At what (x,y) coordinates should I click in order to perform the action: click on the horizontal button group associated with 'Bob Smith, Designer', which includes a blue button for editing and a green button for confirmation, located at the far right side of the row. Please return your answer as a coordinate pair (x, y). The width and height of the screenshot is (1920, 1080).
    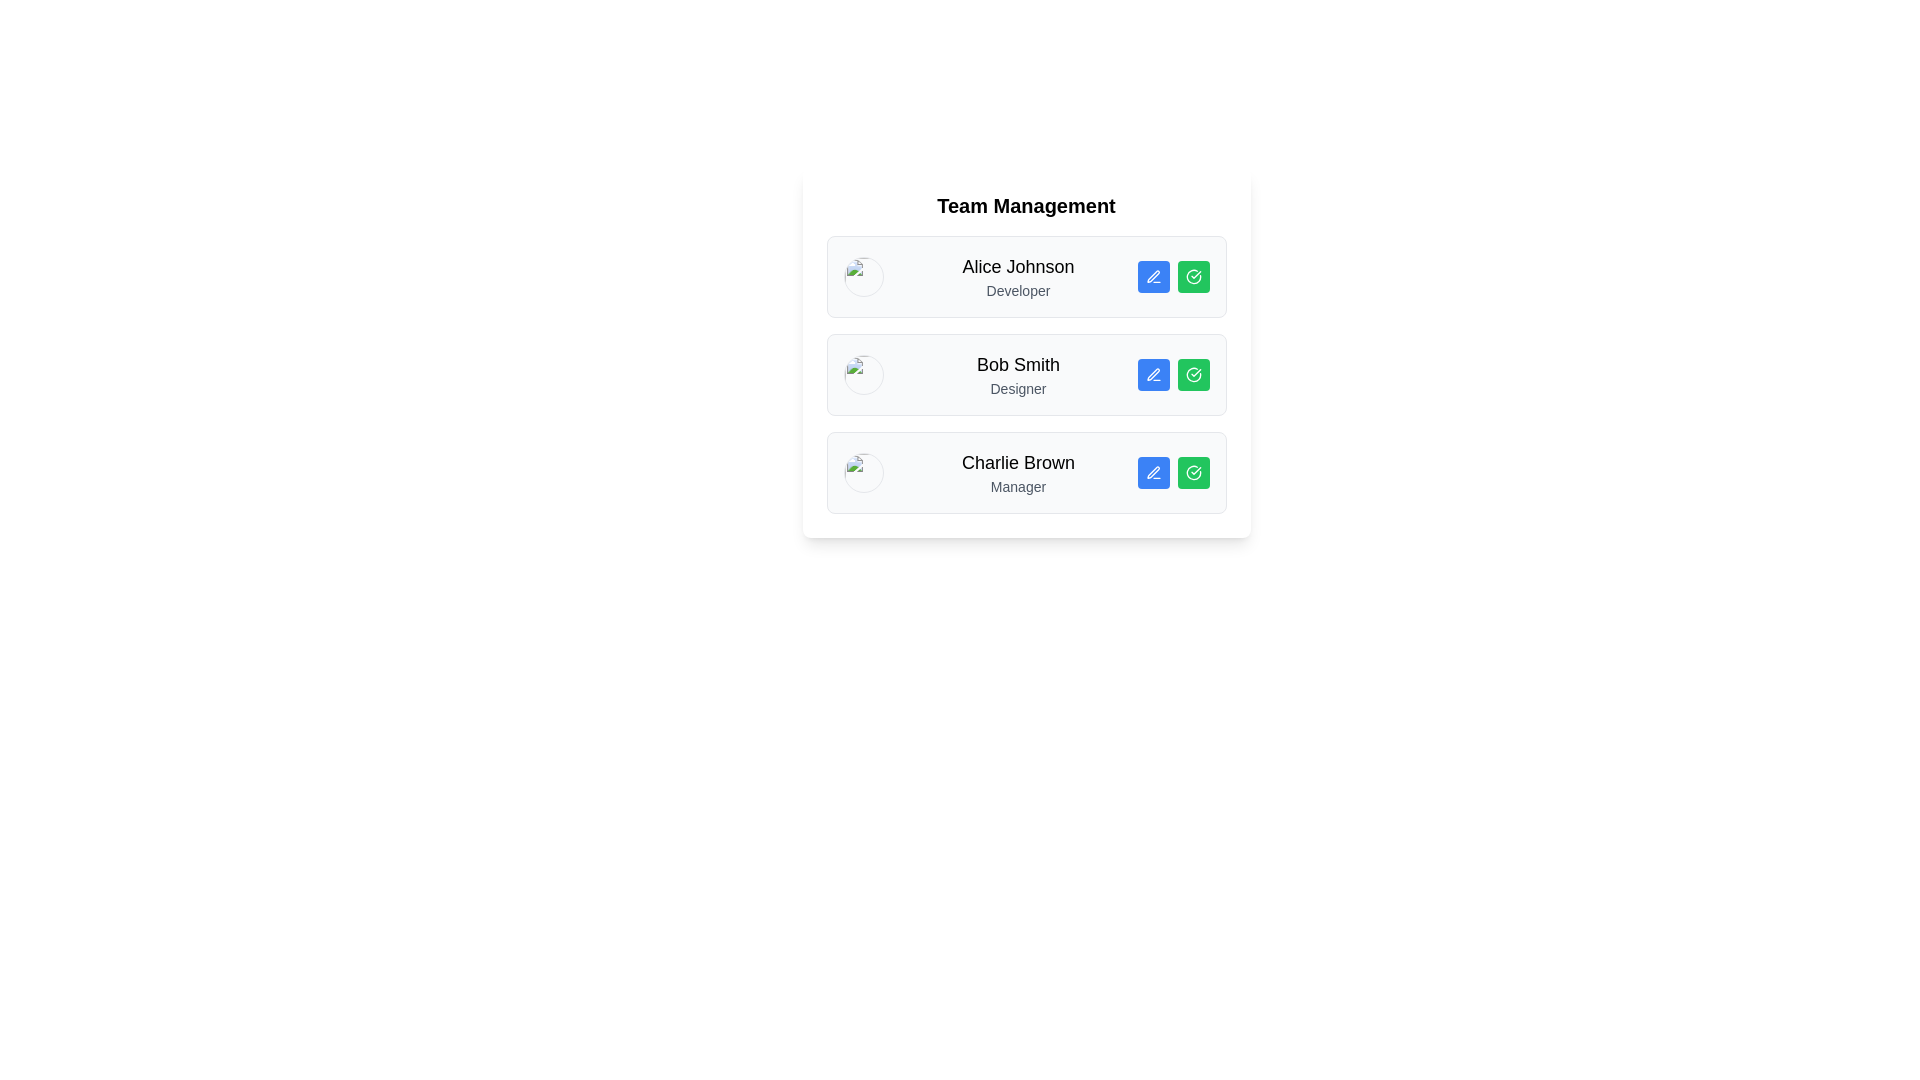
    Looking at the image, I should click on (1173, 374).